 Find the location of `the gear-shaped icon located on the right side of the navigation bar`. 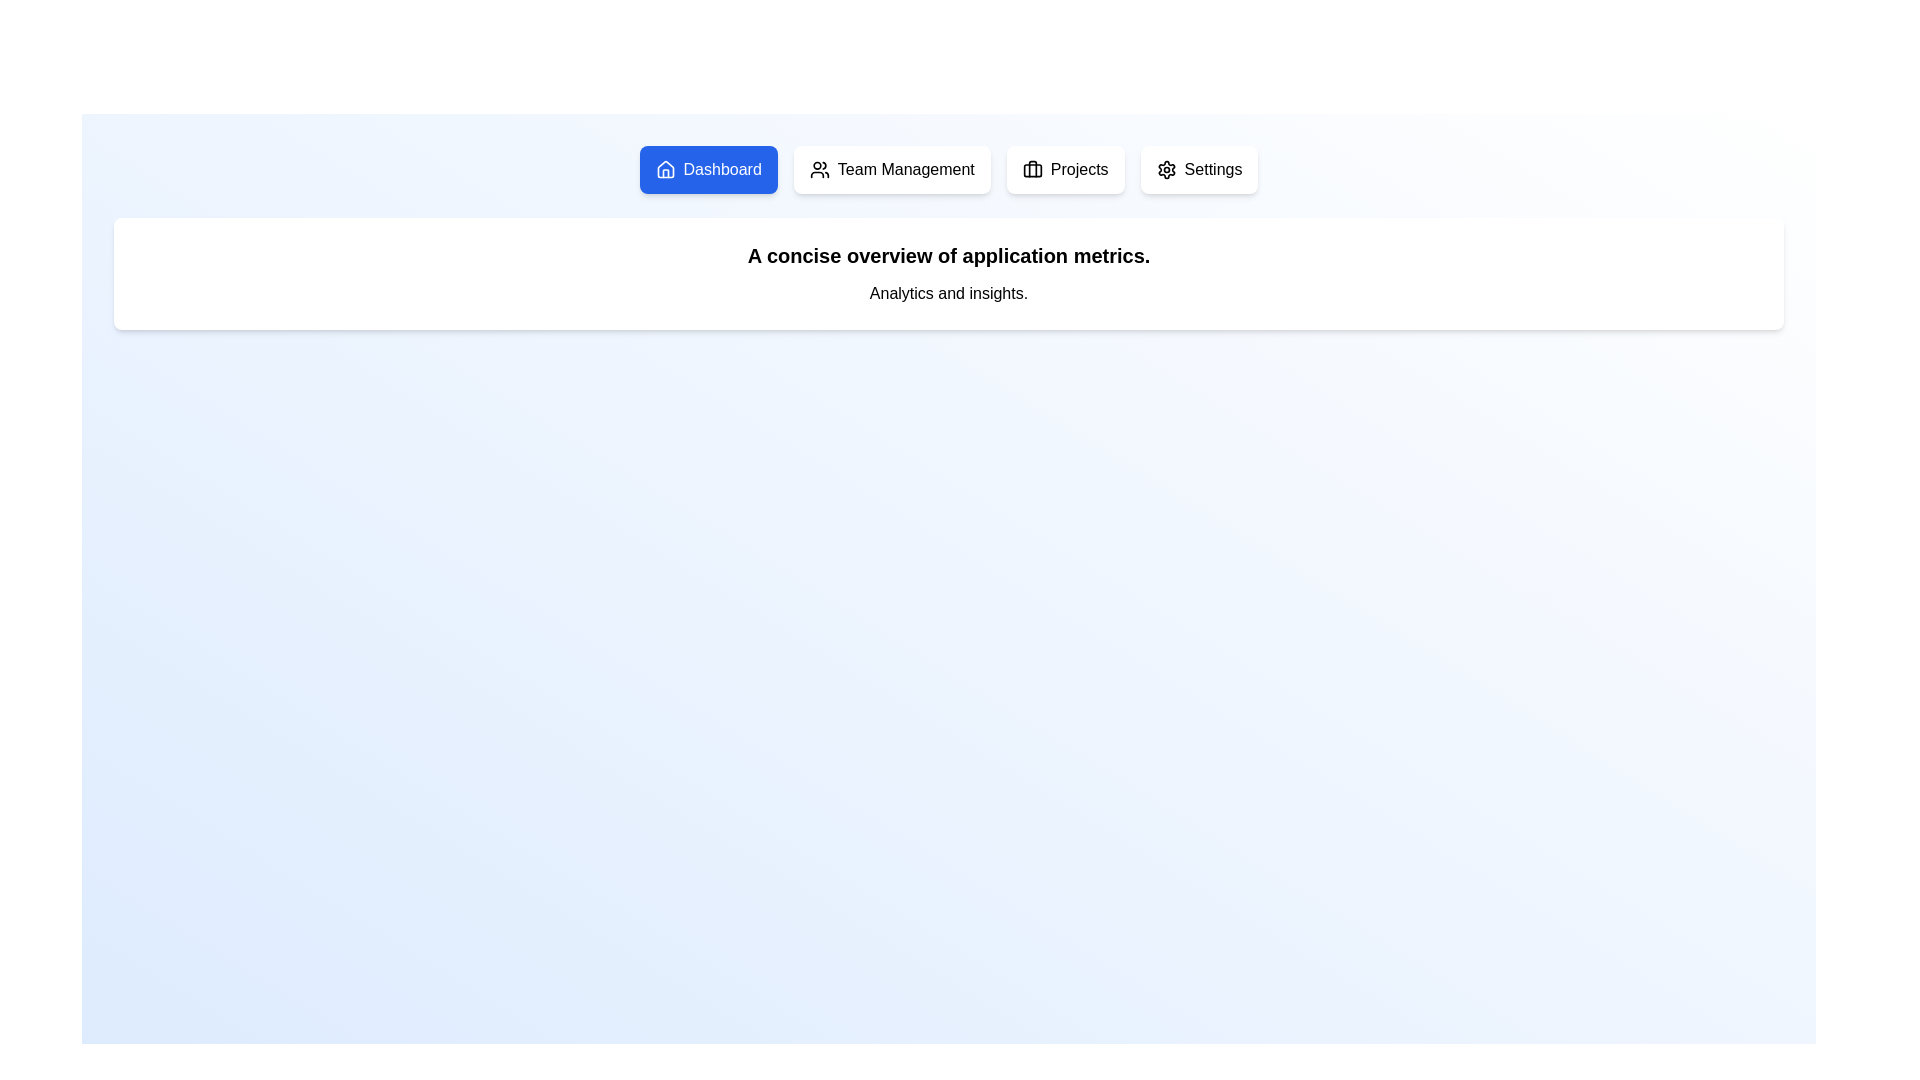

the gear-shaped icon located on the right side of the navigation bar is located at coordinates (1166, 168).